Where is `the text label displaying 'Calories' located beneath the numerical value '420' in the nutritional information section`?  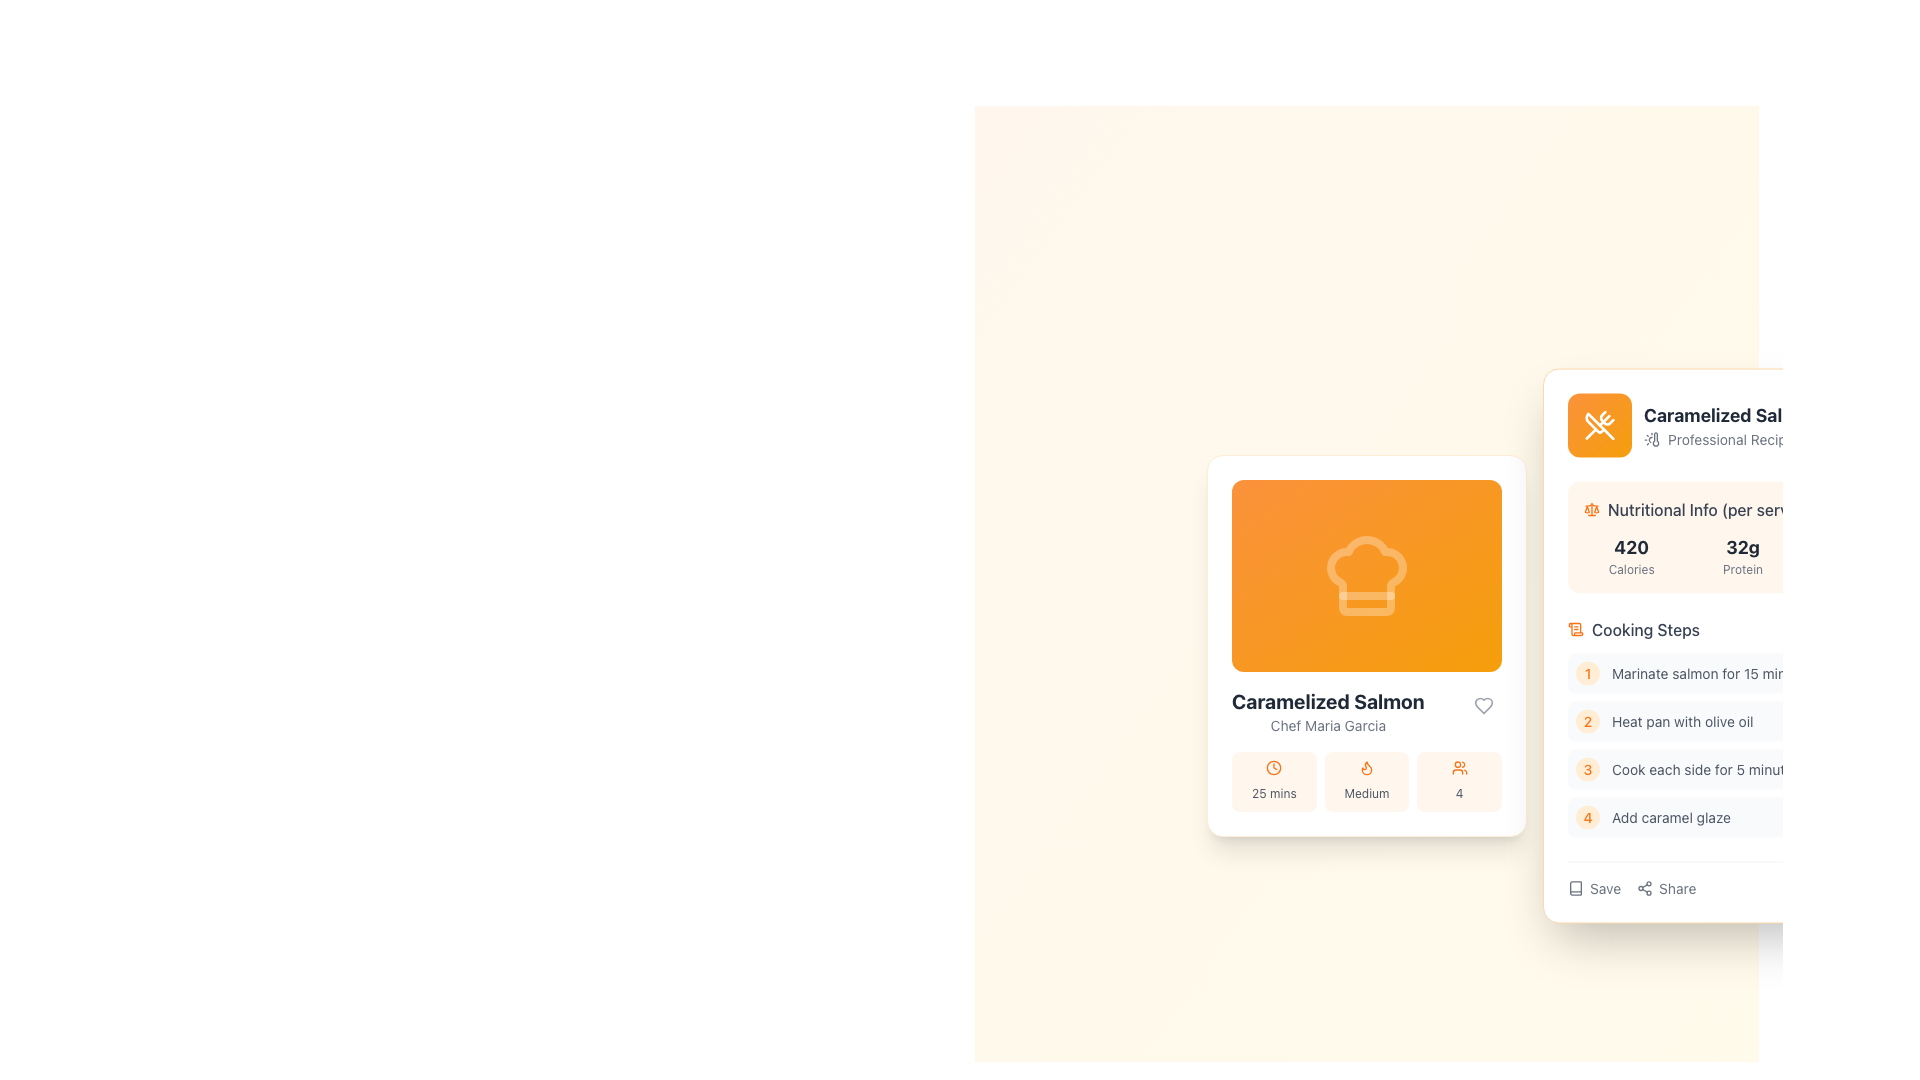 the text label displaying 'Calories' located beneath the numerical value '420' in the nutritional information section is located at coordinates (1631, 569).